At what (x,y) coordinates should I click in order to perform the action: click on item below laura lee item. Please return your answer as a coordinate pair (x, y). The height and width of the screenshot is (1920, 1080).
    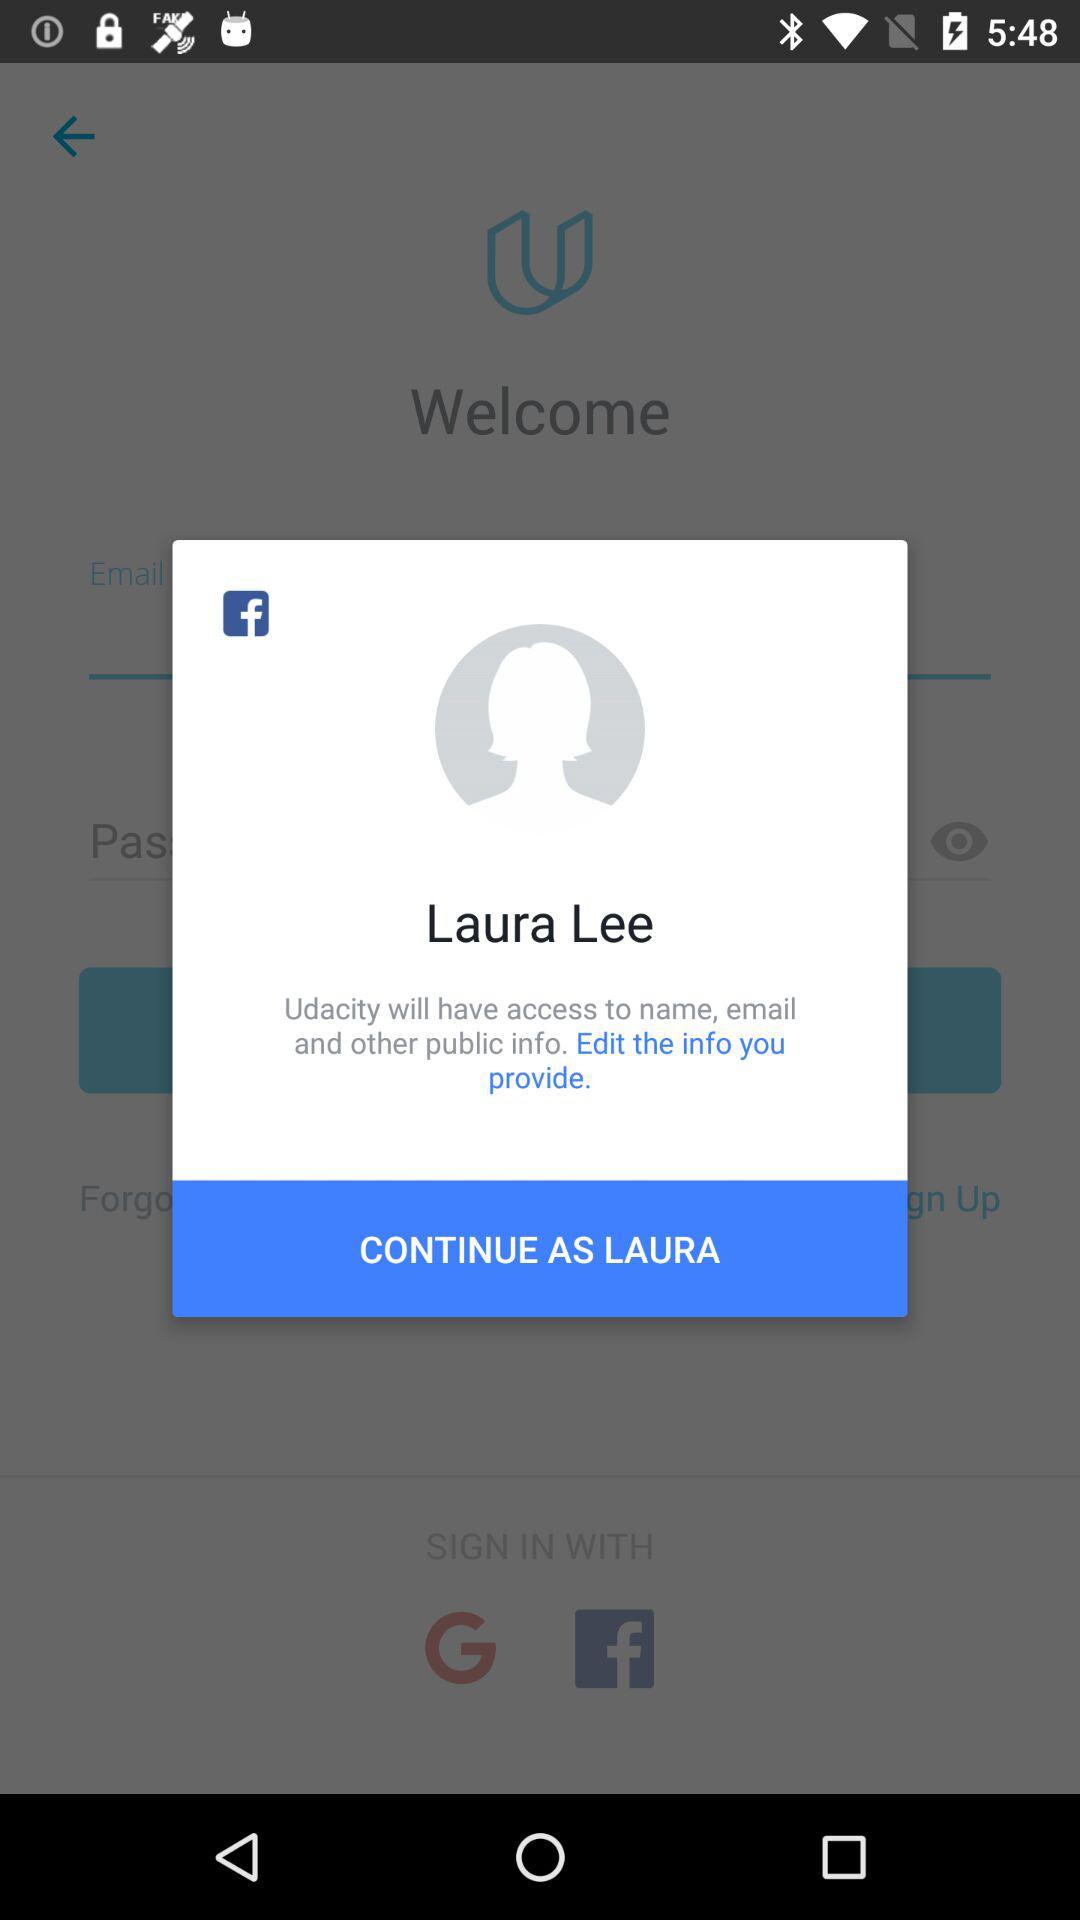
    Looking at the image, I should click on (540, 1041).